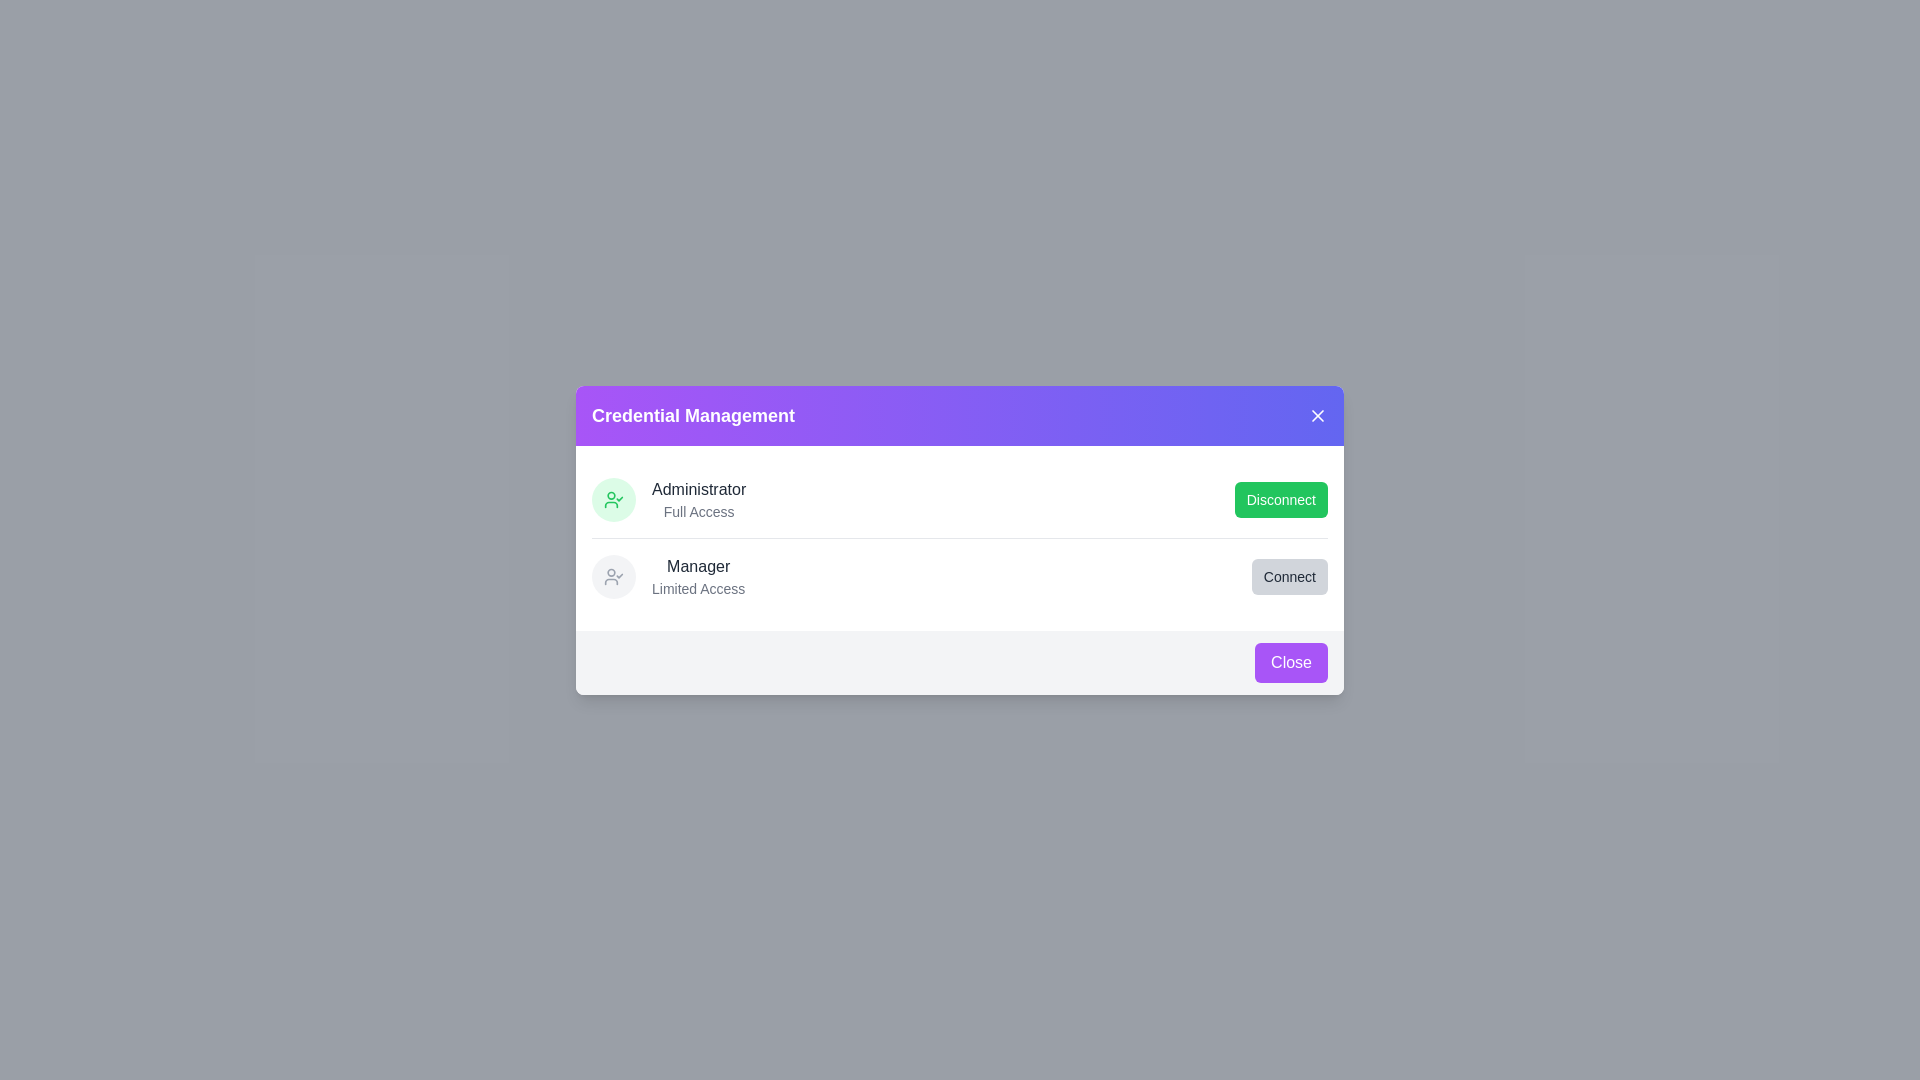 The height and width of the screenshot is (1080, 1920). Describe the element at coordinates (698, 587) in the screenshot. I see `the accessibility level text label associated with the 'Manager' role, positioned beneath the 'Manager' label and to the right of the avatar icon in the 'Credential Management' dialog box` at that location.